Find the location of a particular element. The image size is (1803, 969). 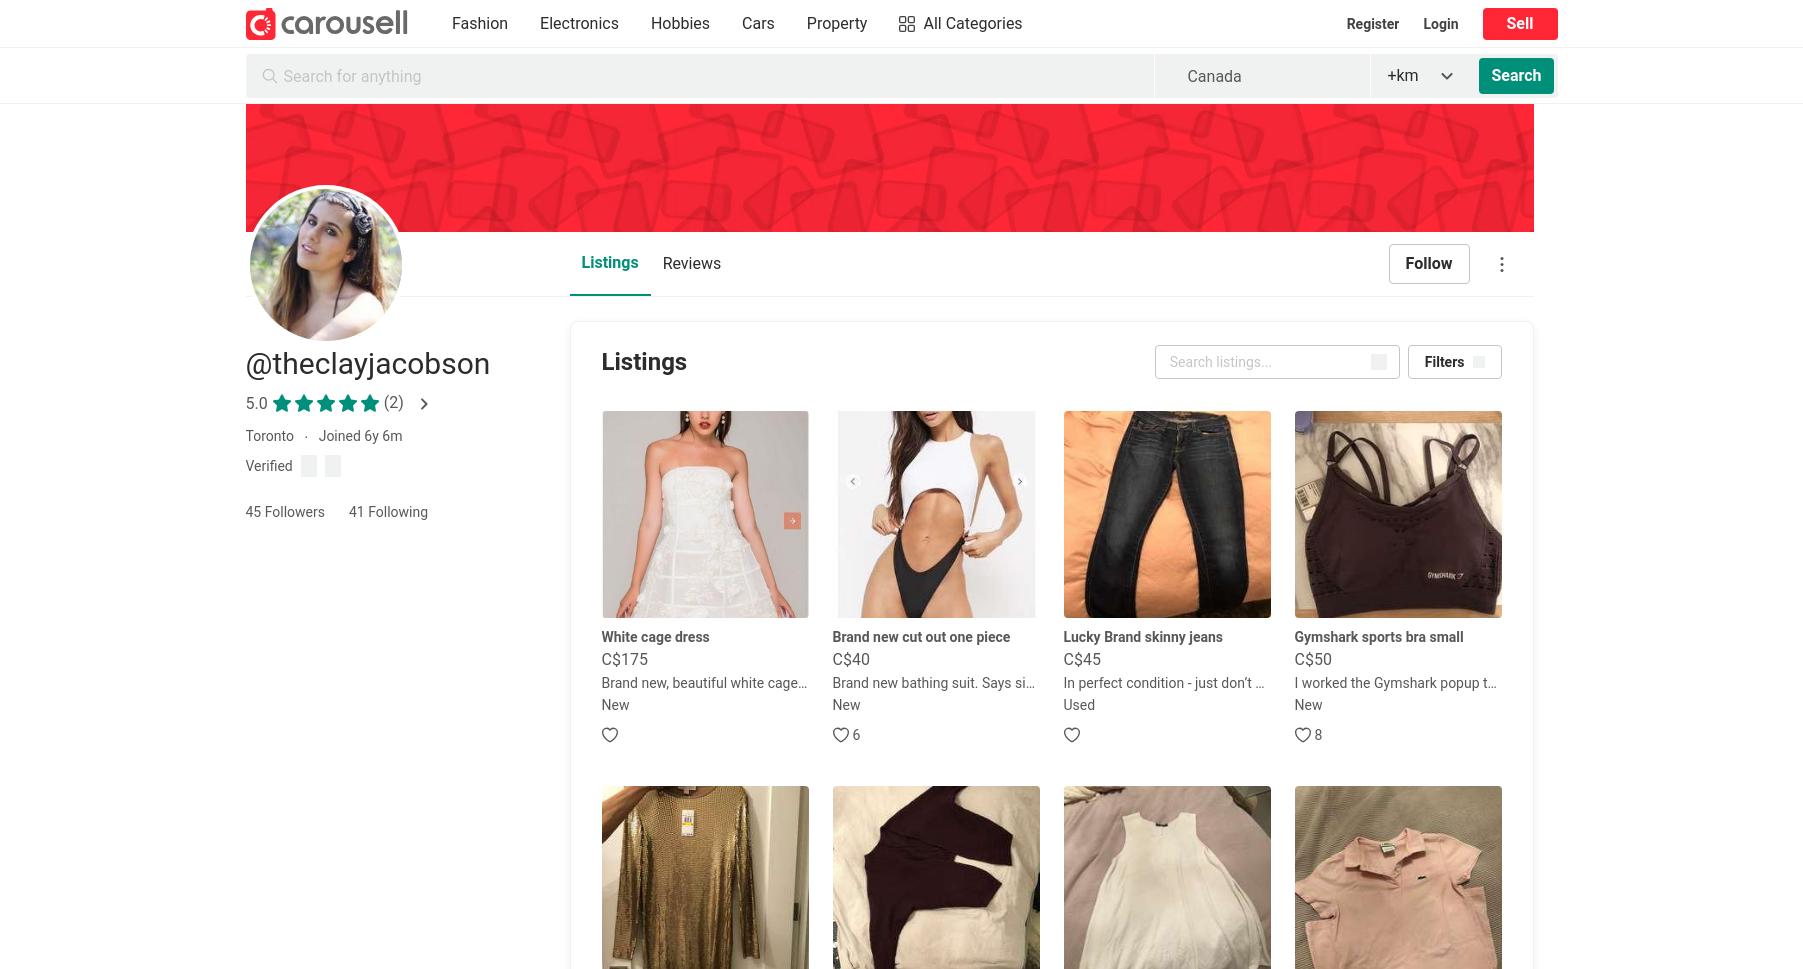

'Brand new cut out one piece' is located at coordinates (920, 637).